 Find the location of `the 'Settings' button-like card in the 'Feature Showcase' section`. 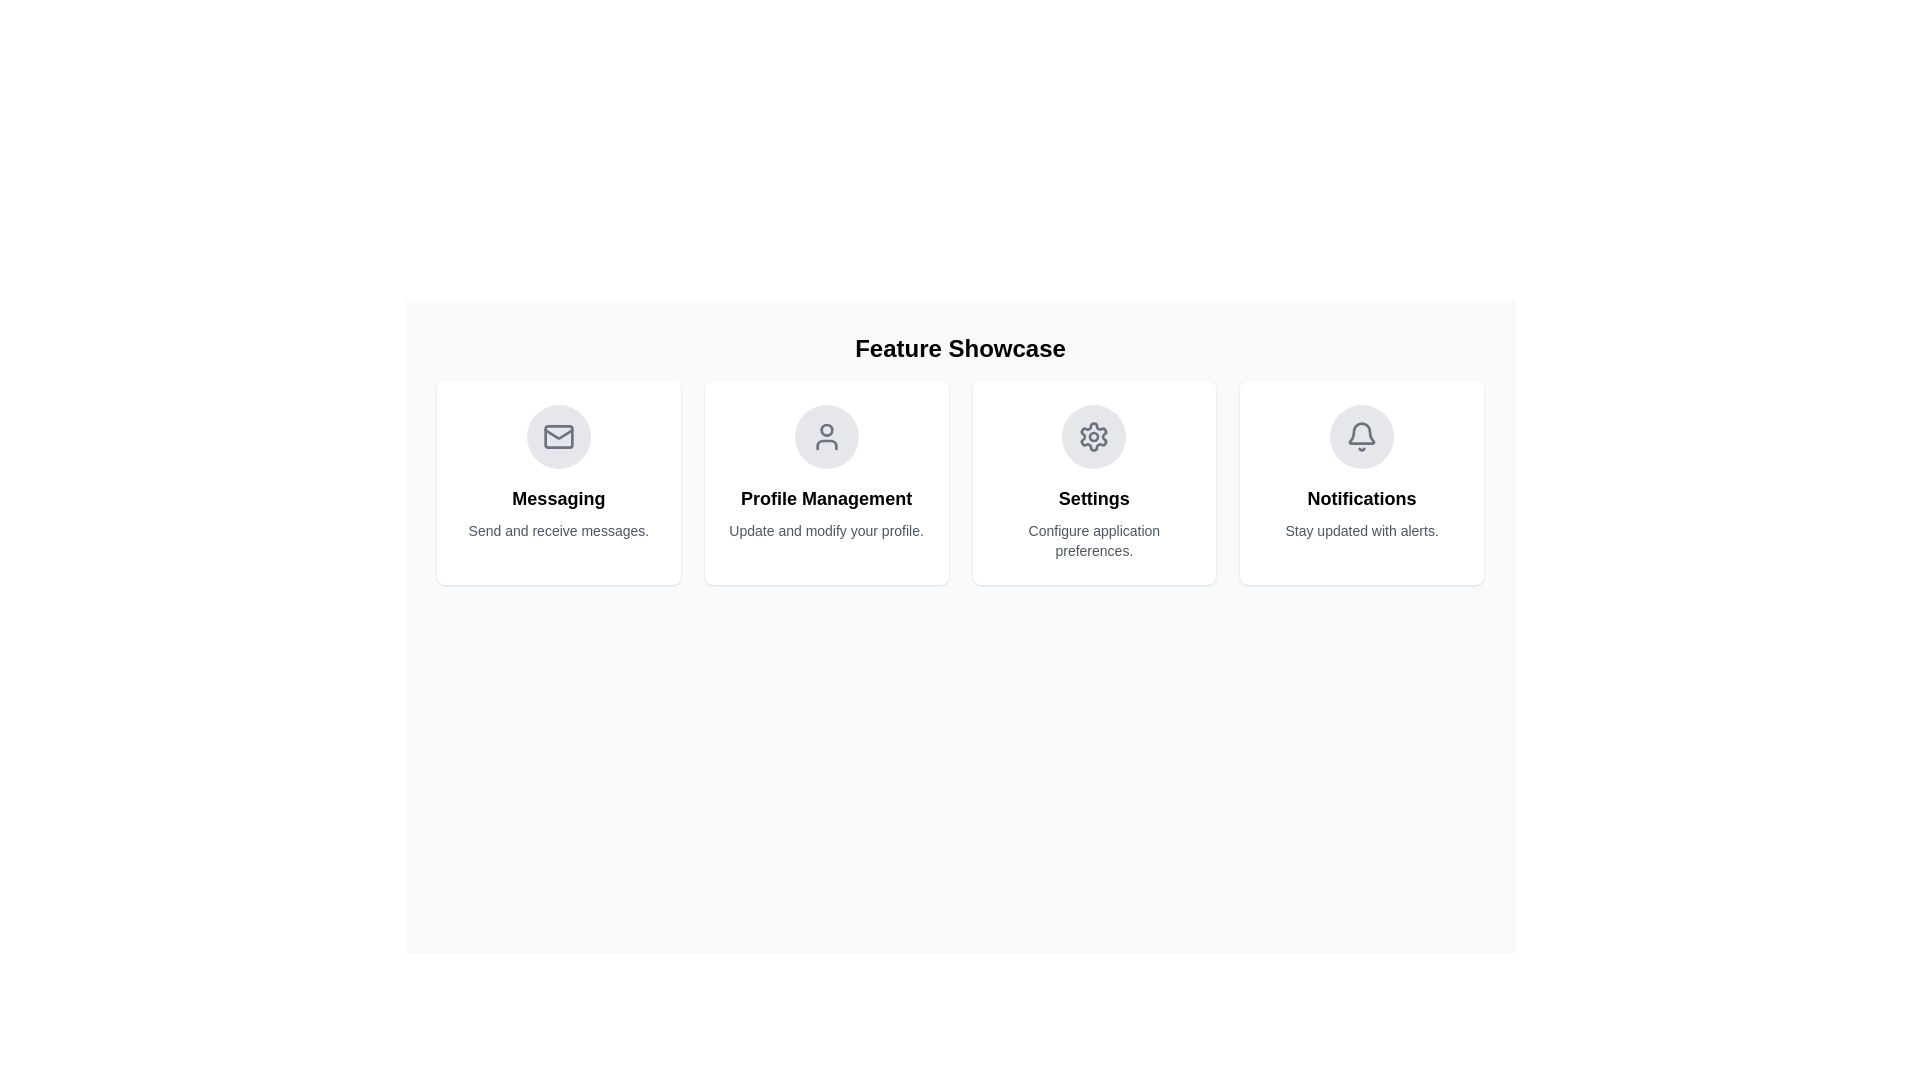

the 'Settings' button-like card in the 'Feature Showcase' section is located at coordinates (1093, 482).